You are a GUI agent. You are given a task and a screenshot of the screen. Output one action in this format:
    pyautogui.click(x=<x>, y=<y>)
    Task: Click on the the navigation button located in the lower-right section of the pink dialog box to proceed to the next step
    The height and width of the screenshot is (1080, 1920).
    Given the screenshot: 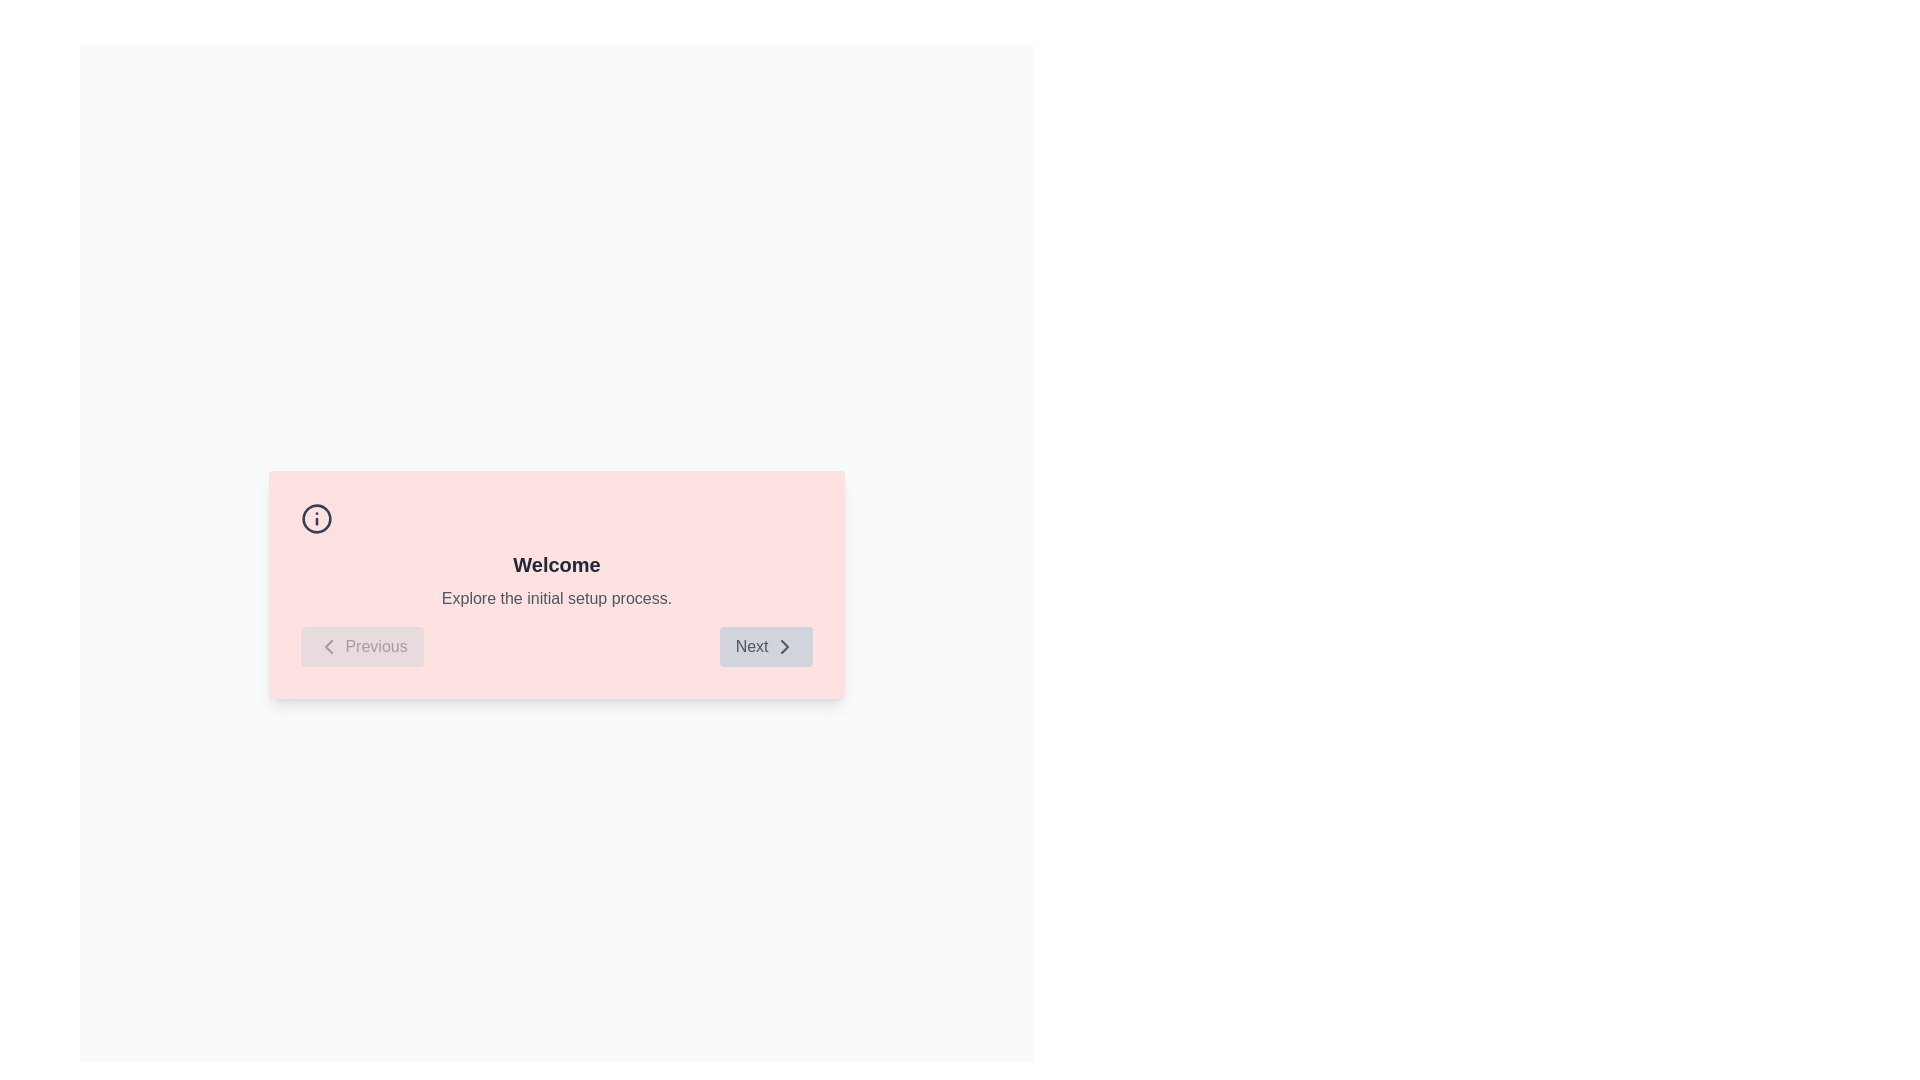 What is the action you would take?
    pyautogui.click(x=765, y=647)
    